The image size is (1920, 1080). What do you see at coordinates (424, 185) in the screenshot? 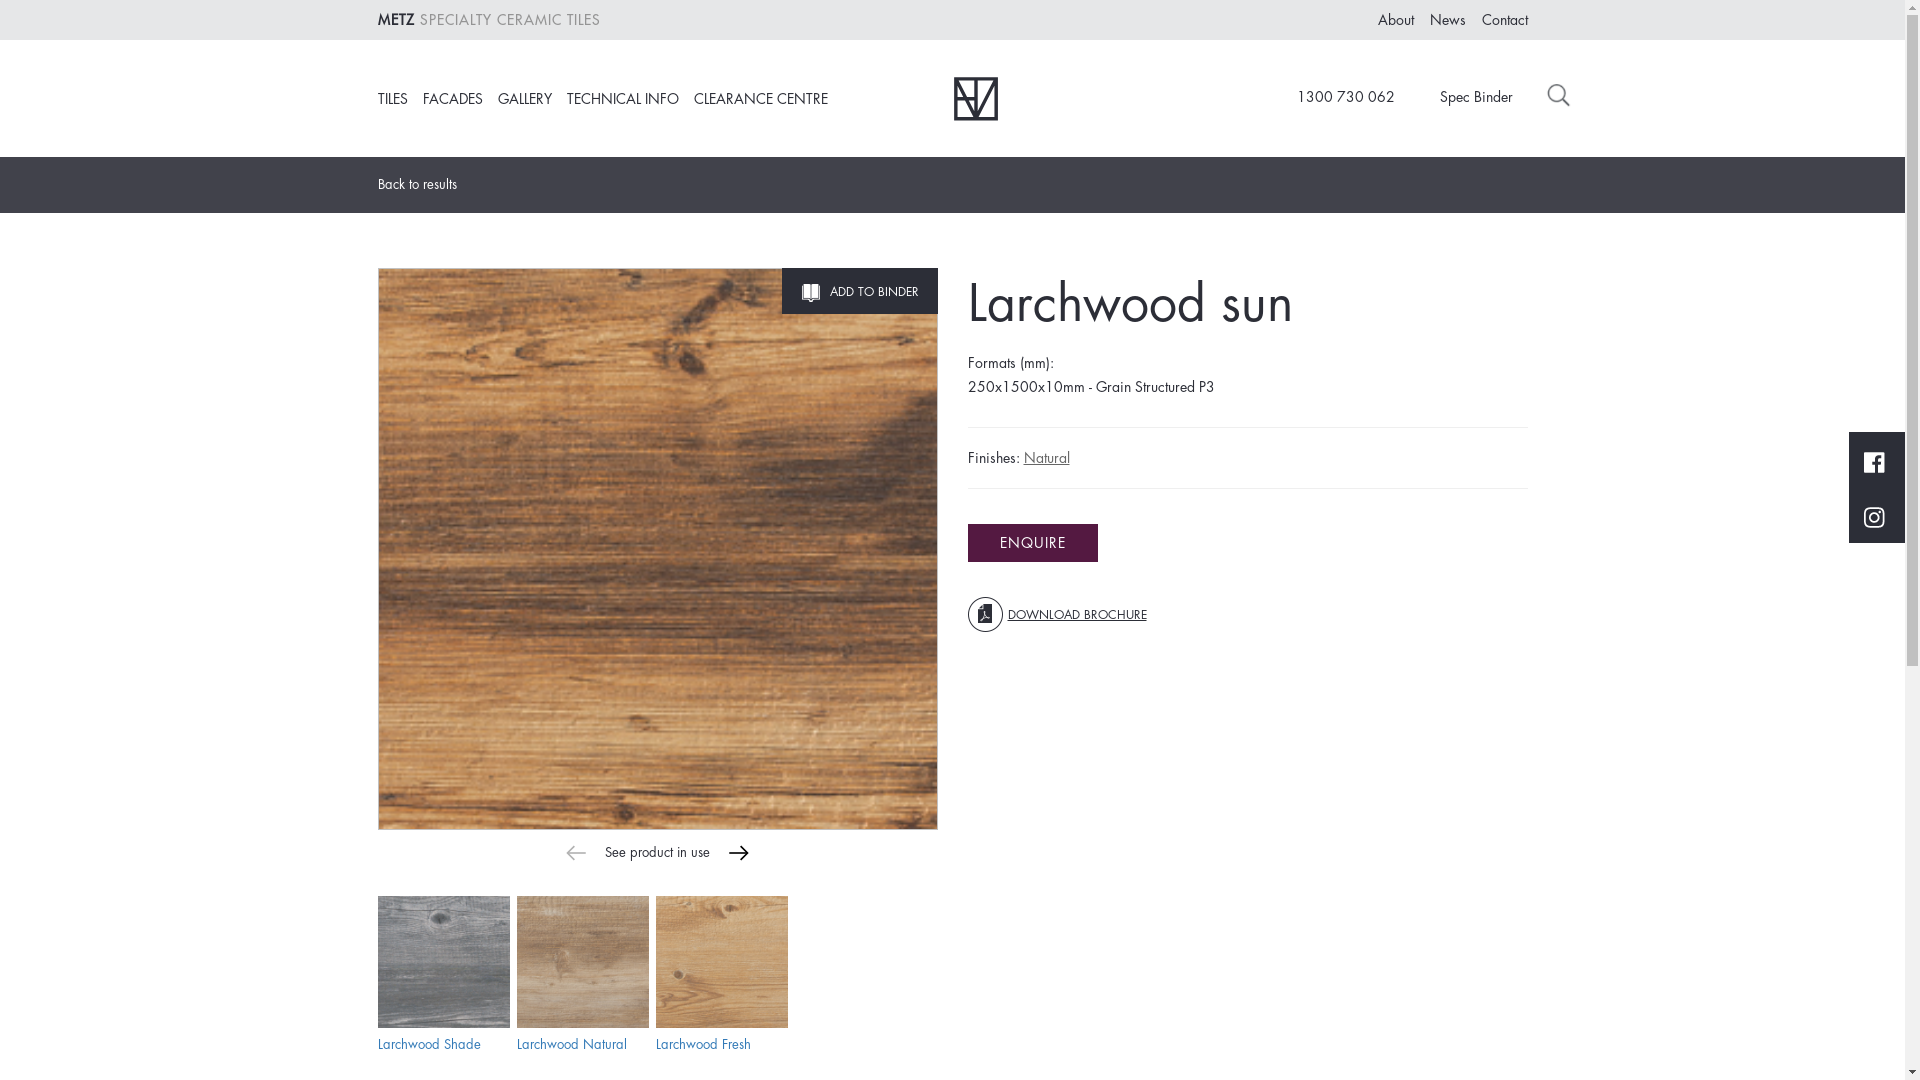
I see `'Back to results'` at bounding box center [424, 185].